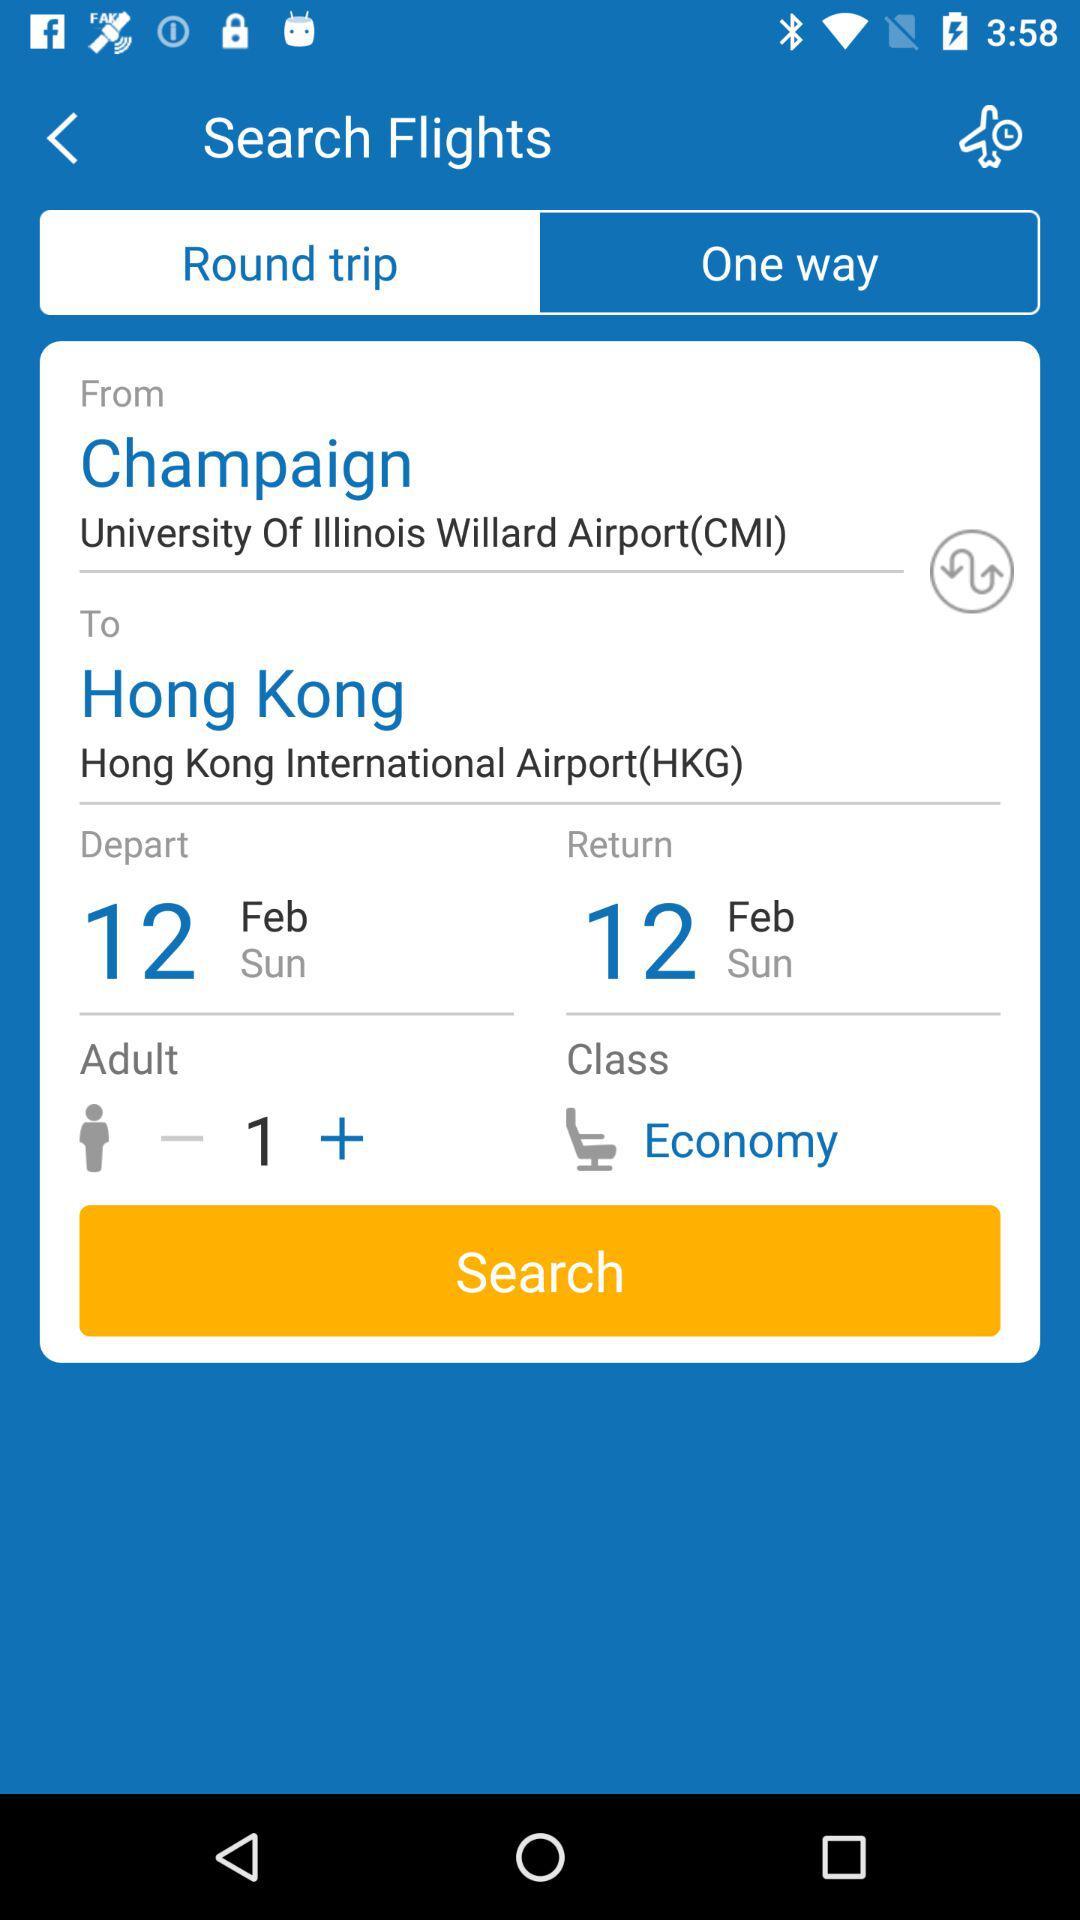 This screenshot has height=1920, width=1080. What do you see at coordinates (1003, 135) in the screenshot?
I see `flight times` at bounding box center [1003, 135].